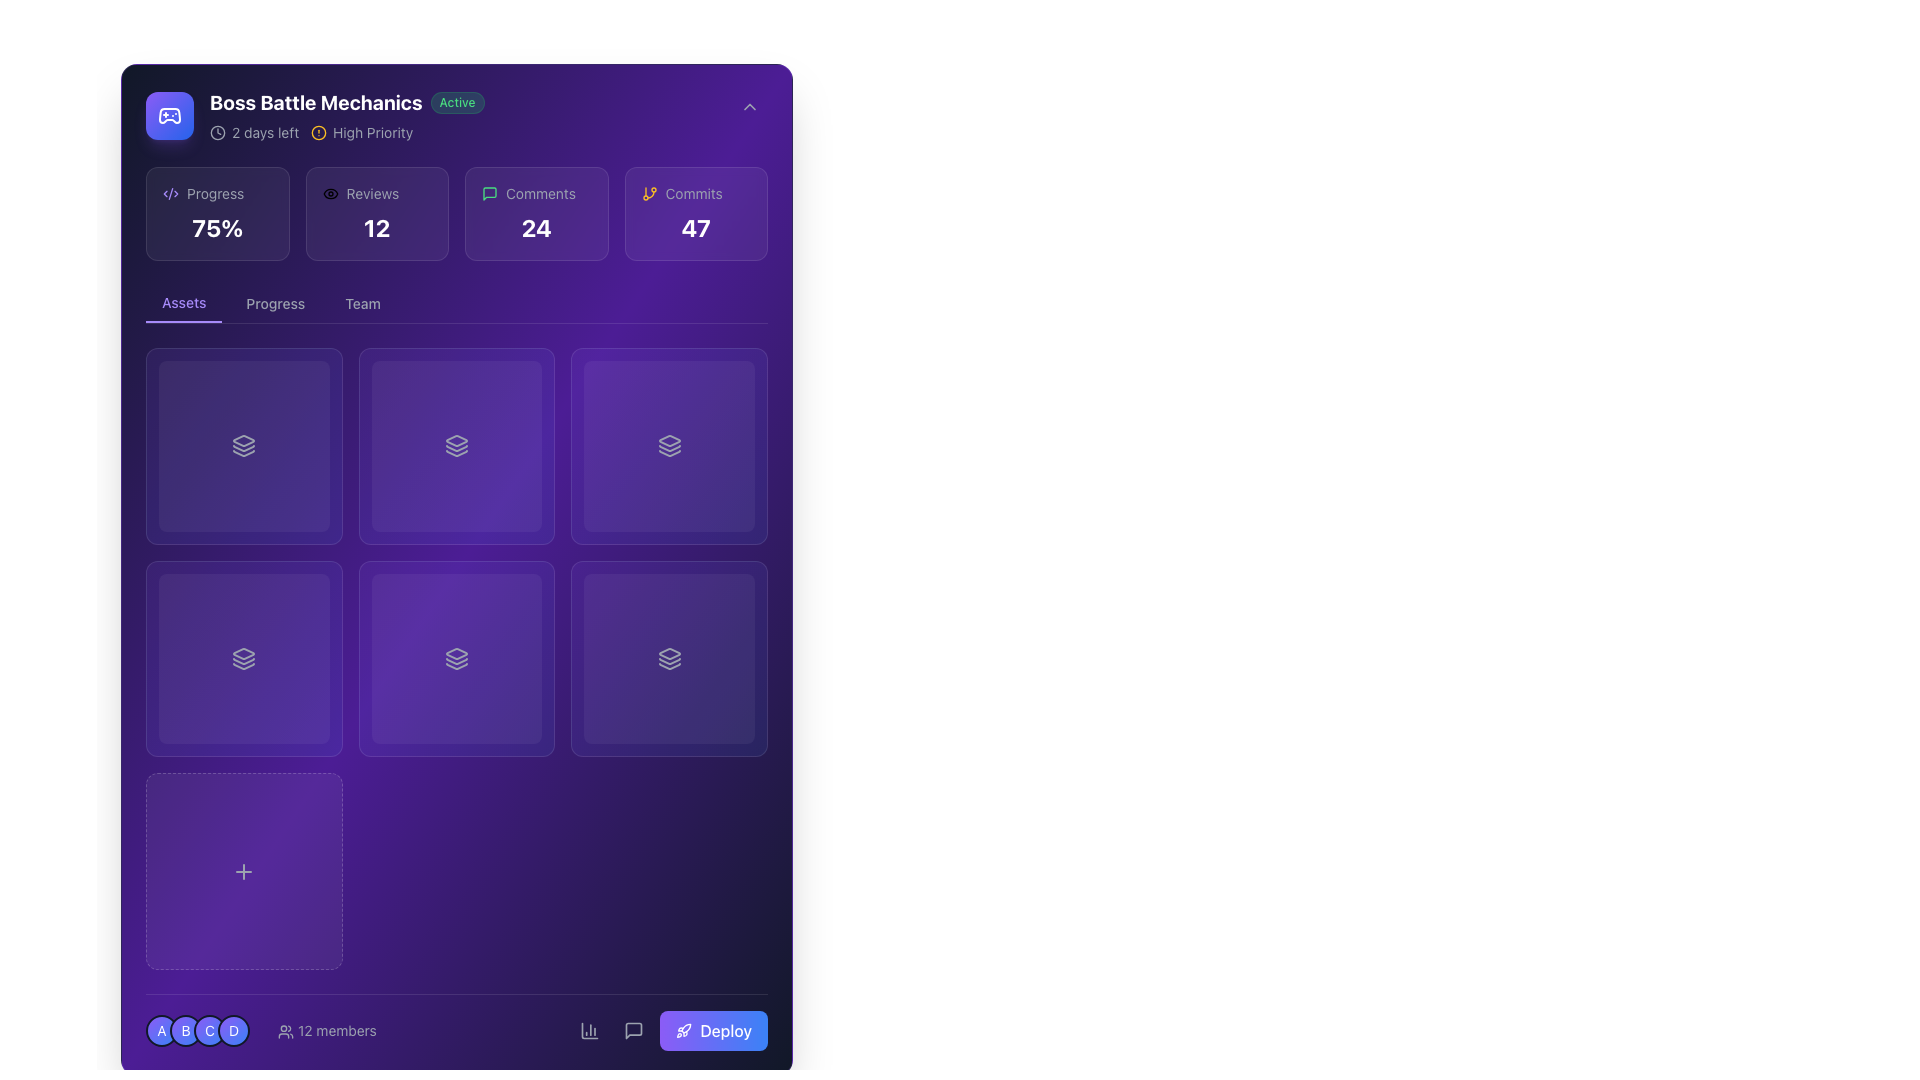  What do you see at coordinates (669, 445) in the screenshot?
I see `the square button with a gradient purple background and a layer stack icon at its center` at bounding box center [669, 445].